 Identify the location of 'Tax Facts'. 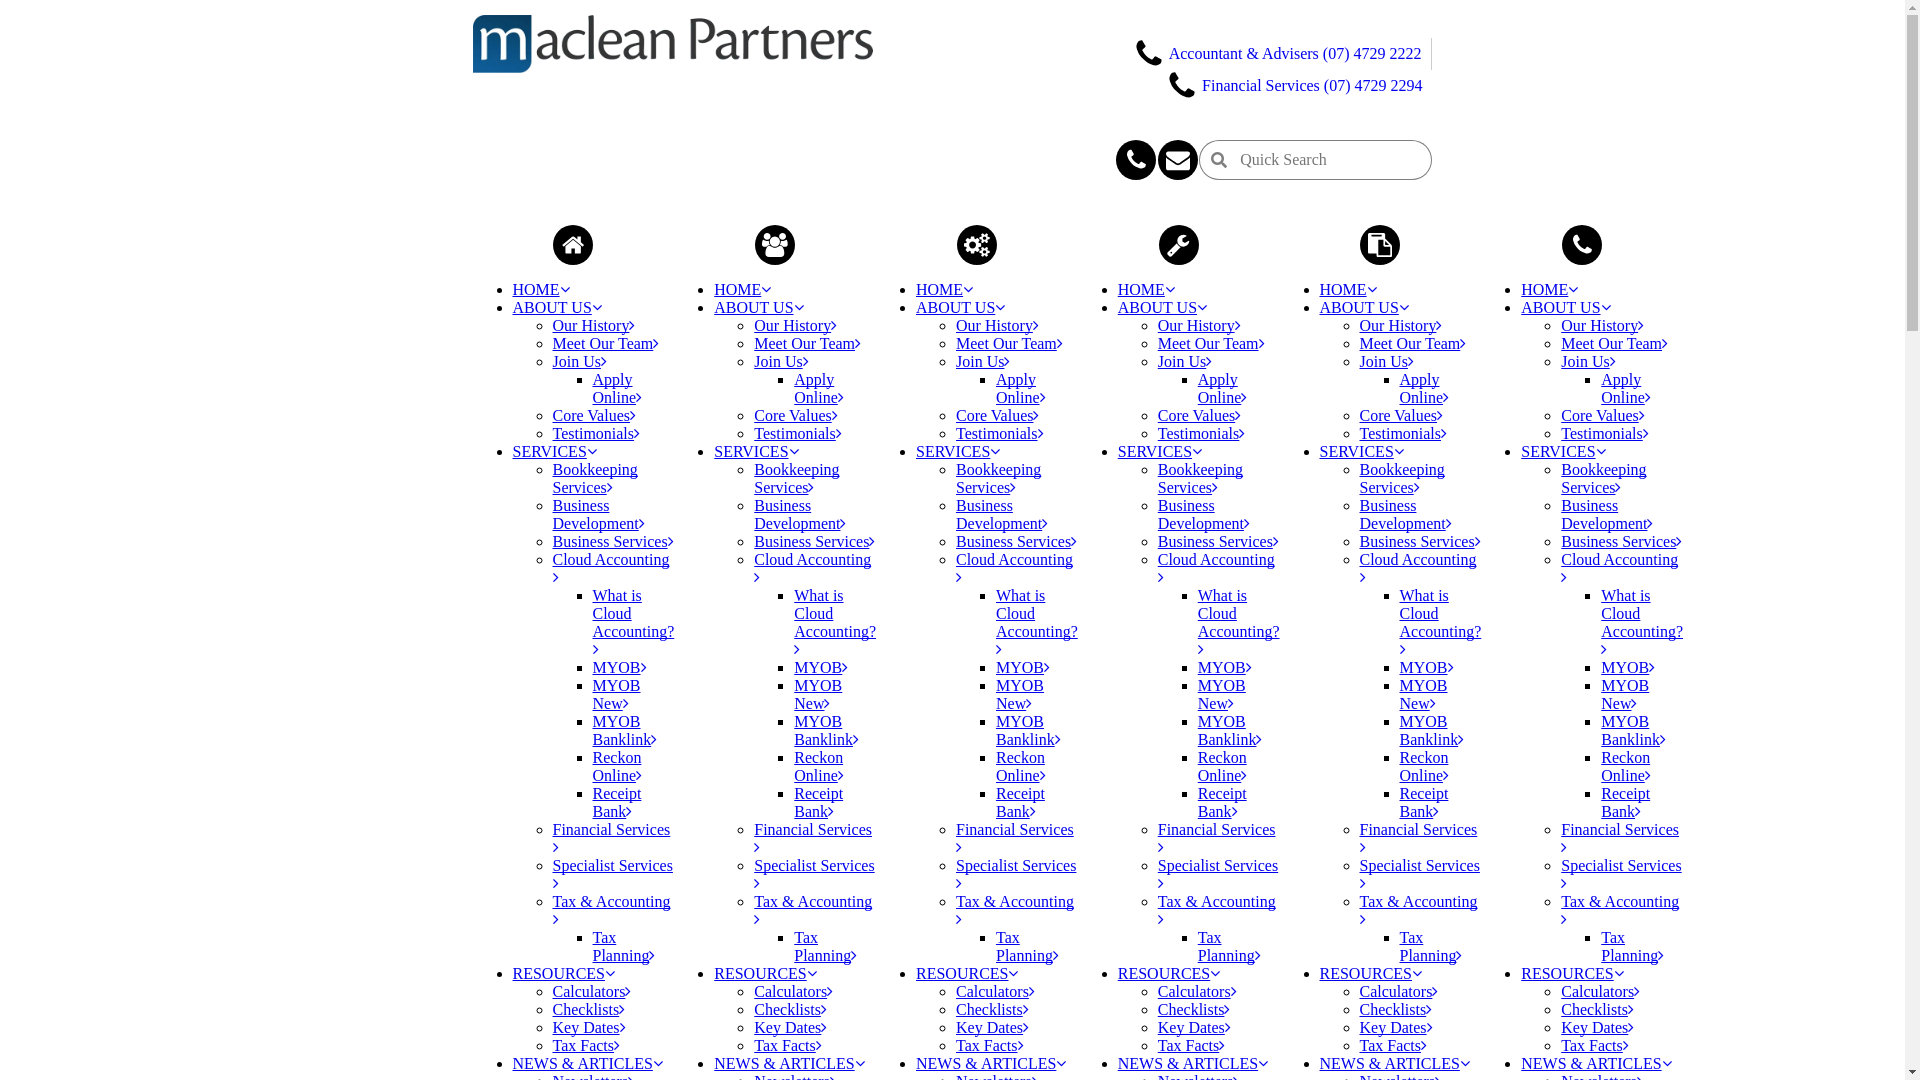
(1191, 1044).